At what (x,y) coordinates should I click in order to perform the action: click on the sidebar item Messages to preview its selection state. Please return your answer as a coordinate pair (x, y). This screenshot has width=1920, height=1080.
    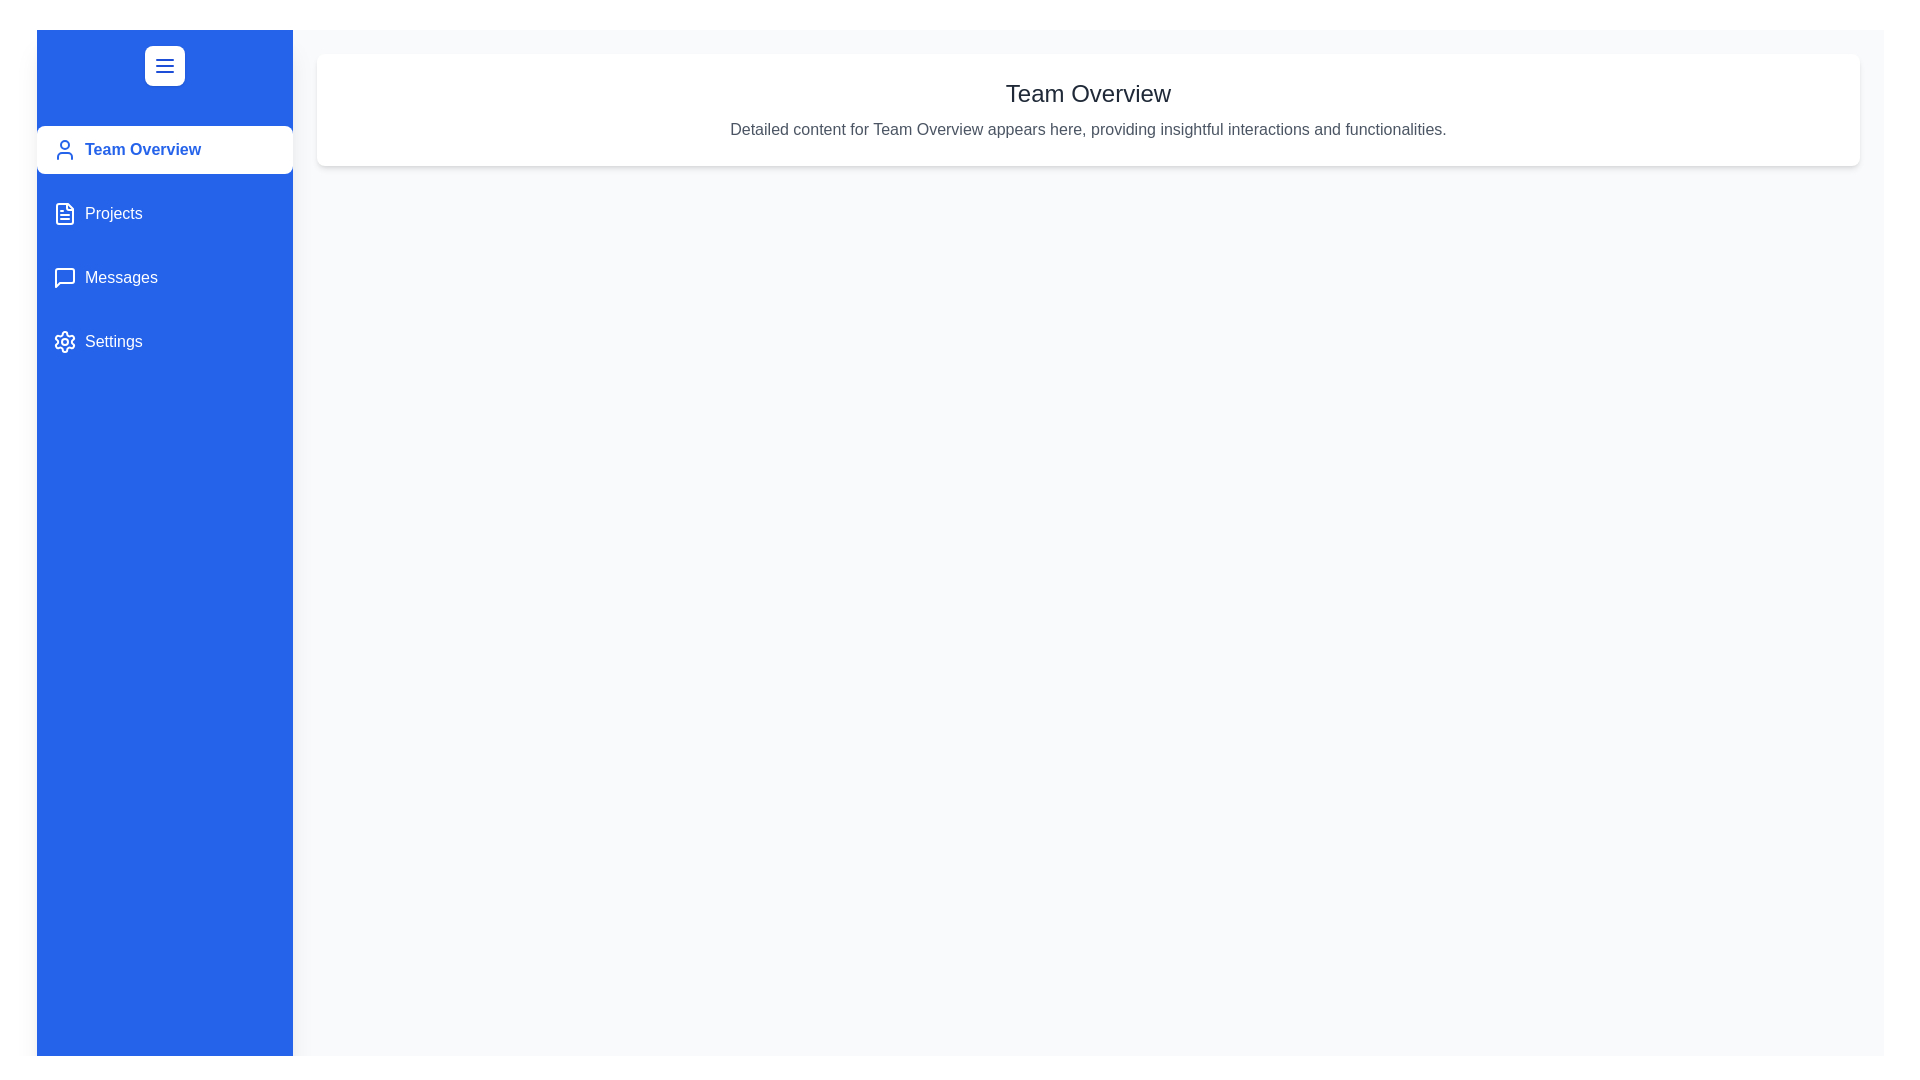
    Looking at the image, I should click on (164, 277).